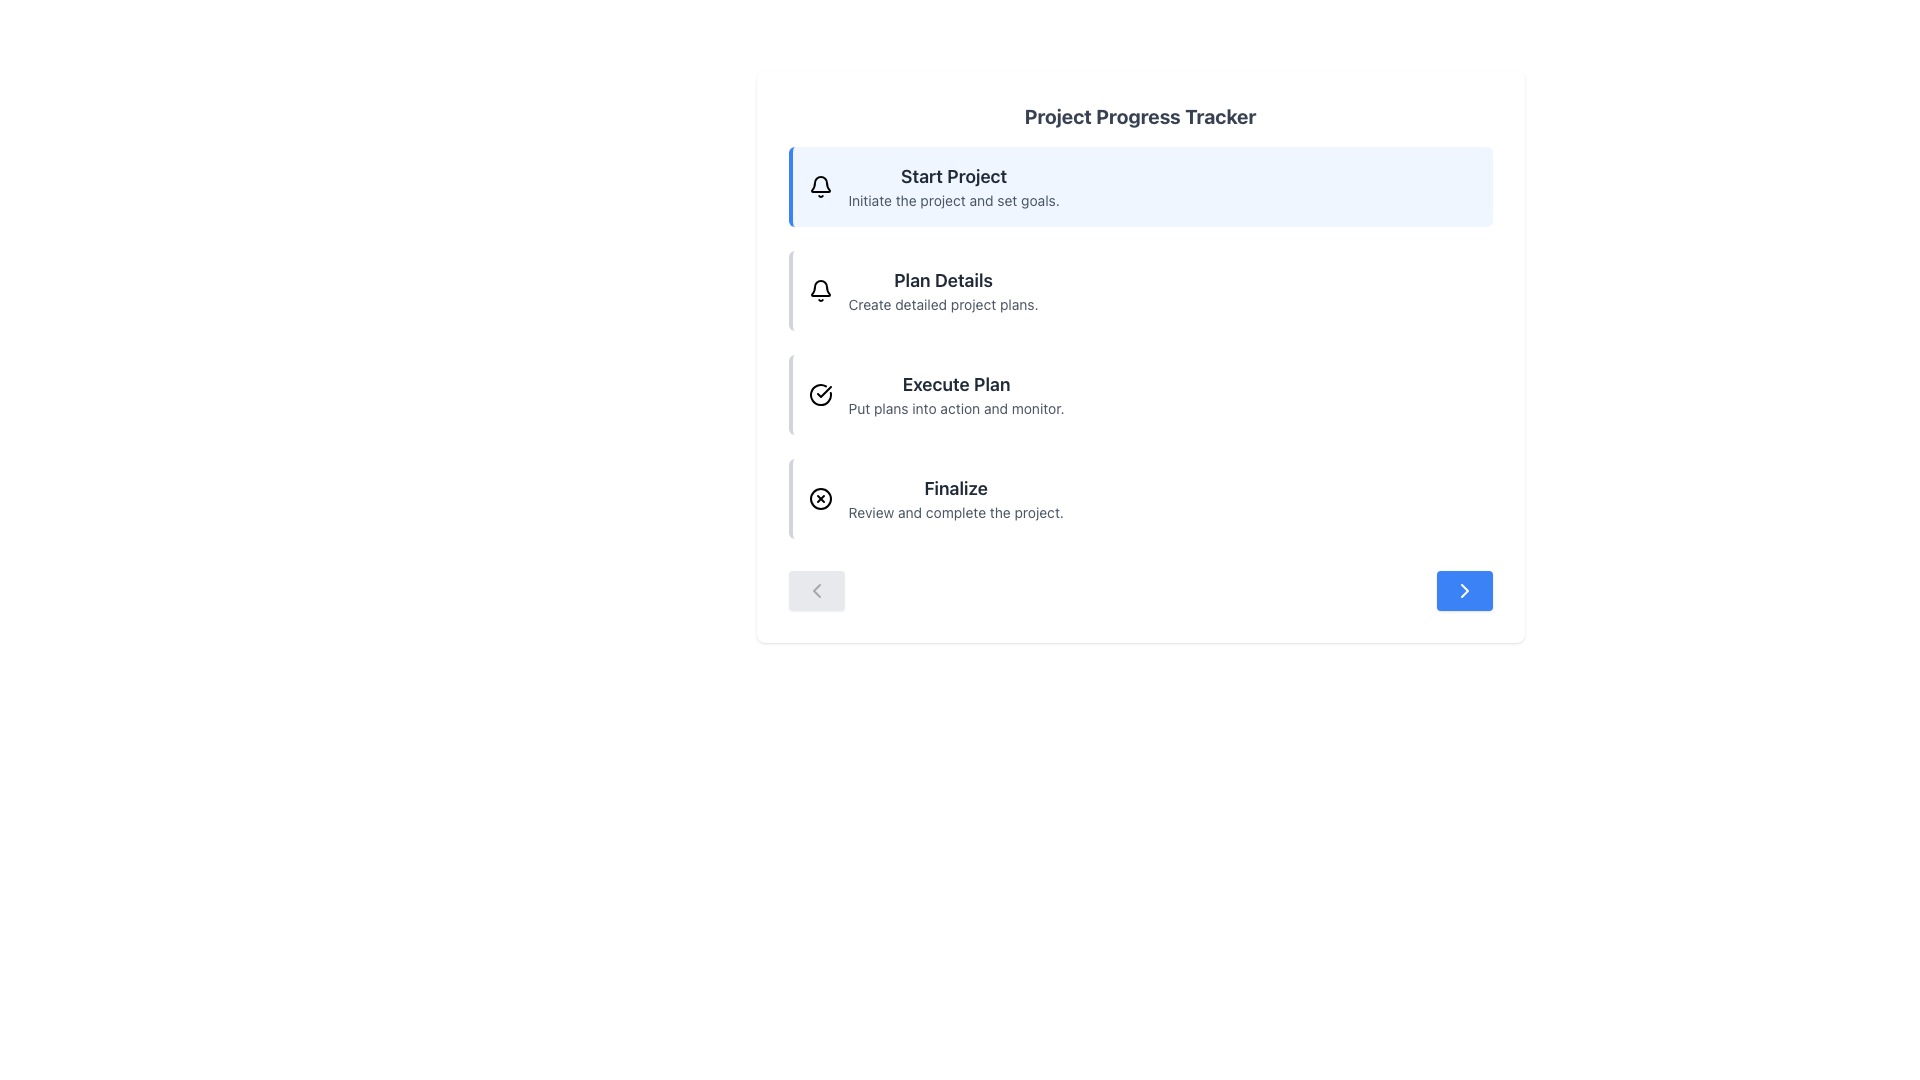 Image resolution: width=1920 pixels, height=1080 pixels. Describe the element at coordinates (820, 184) in the screenshot. I see `the upper portion of the bell icon` at that location.